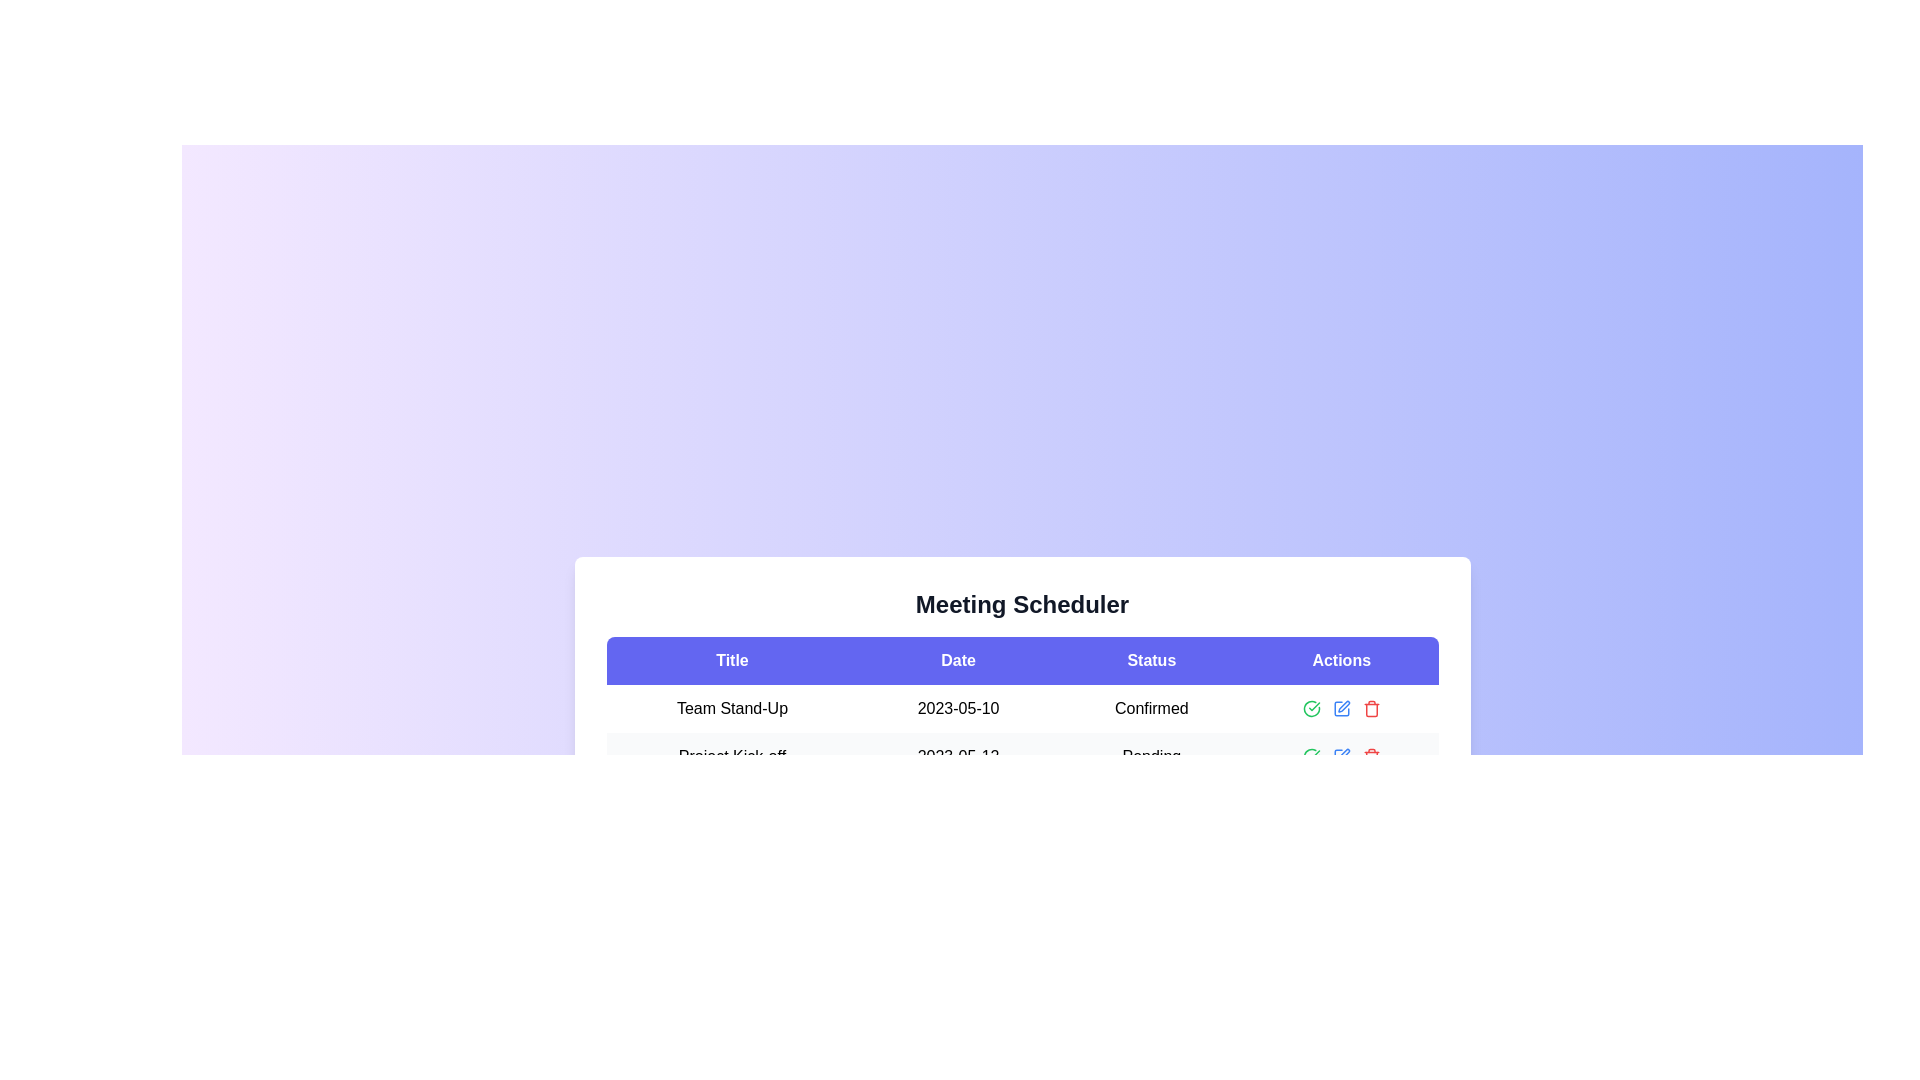  What do you see at coordinates (1341, 660) in the screenshot?
I see `the 'Actions' tab, which is the fourth tab in a horizontal row of headers at the top-right portion of the table` at bounding box center [1341, 660].